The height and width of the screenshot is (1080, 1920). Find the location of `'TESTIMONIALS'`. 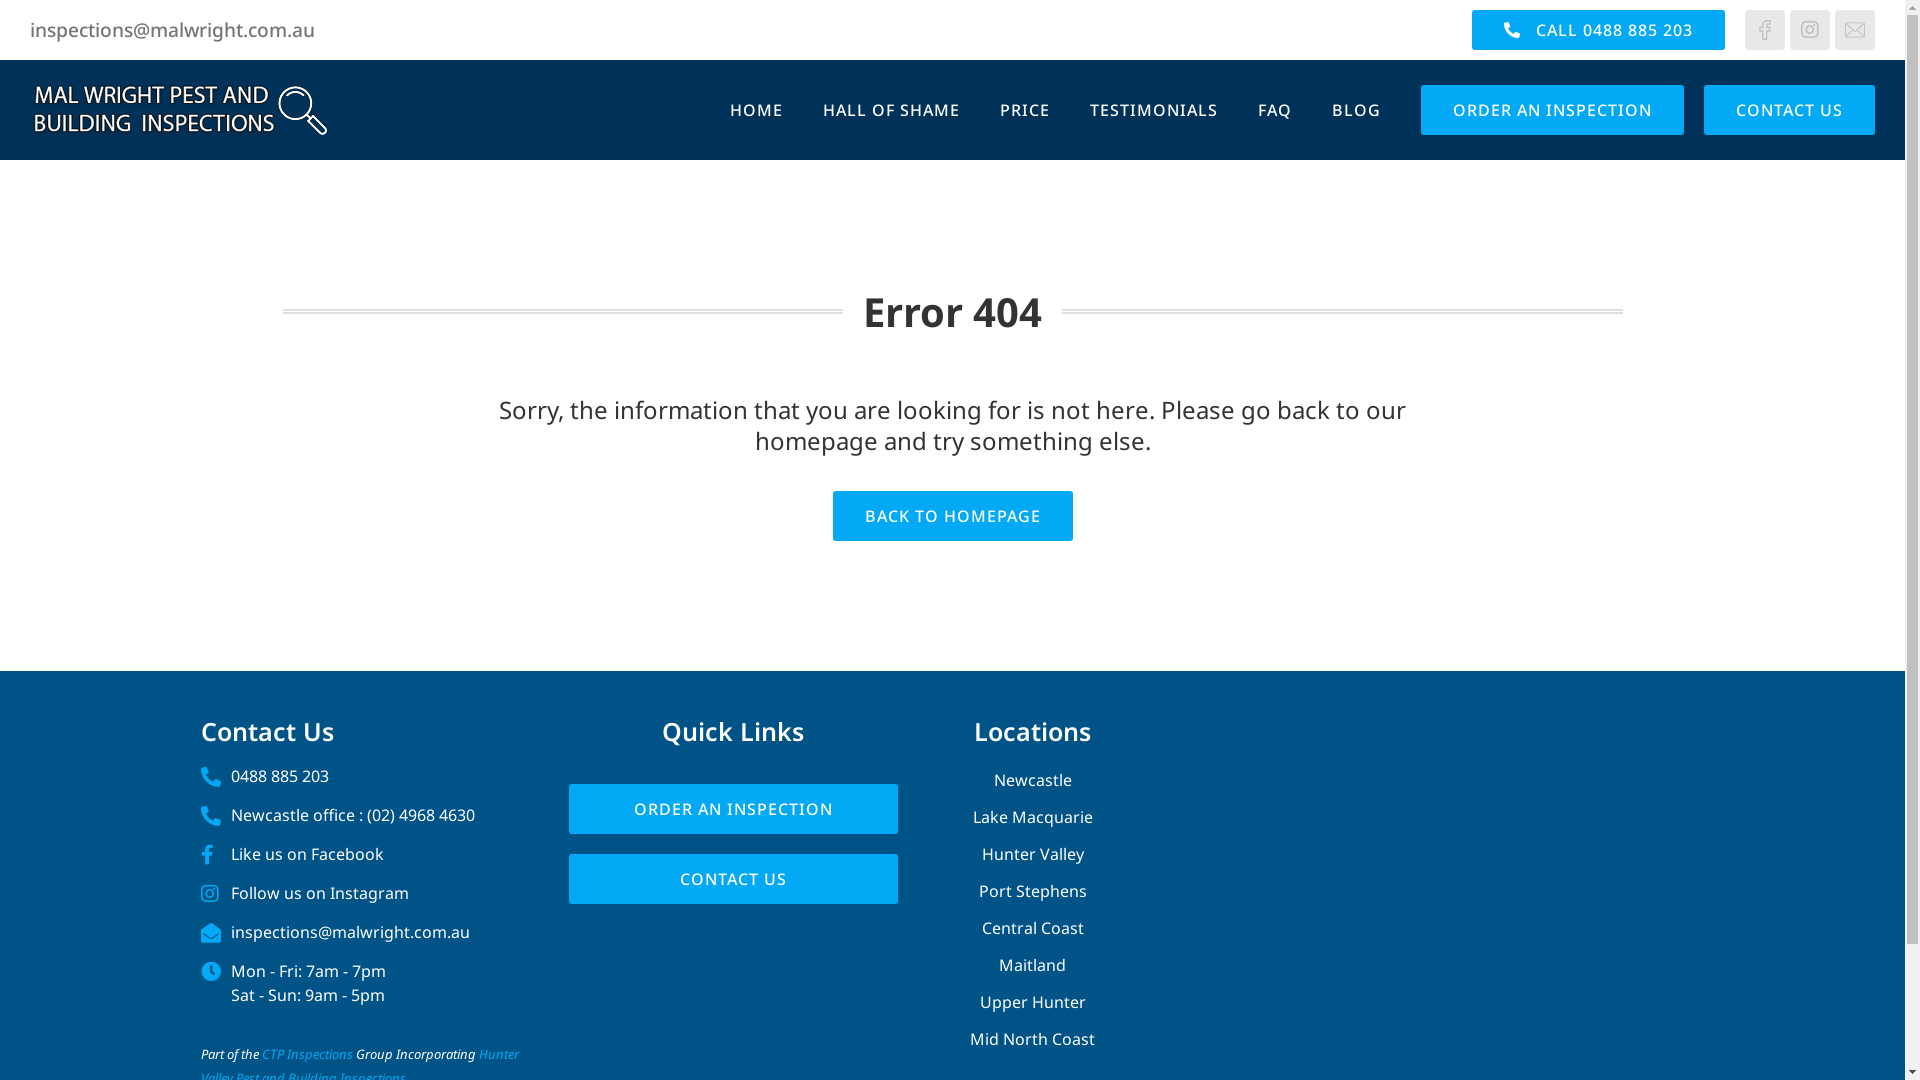

'TESTIMONIALS' is located at coordinates (1153, 110).